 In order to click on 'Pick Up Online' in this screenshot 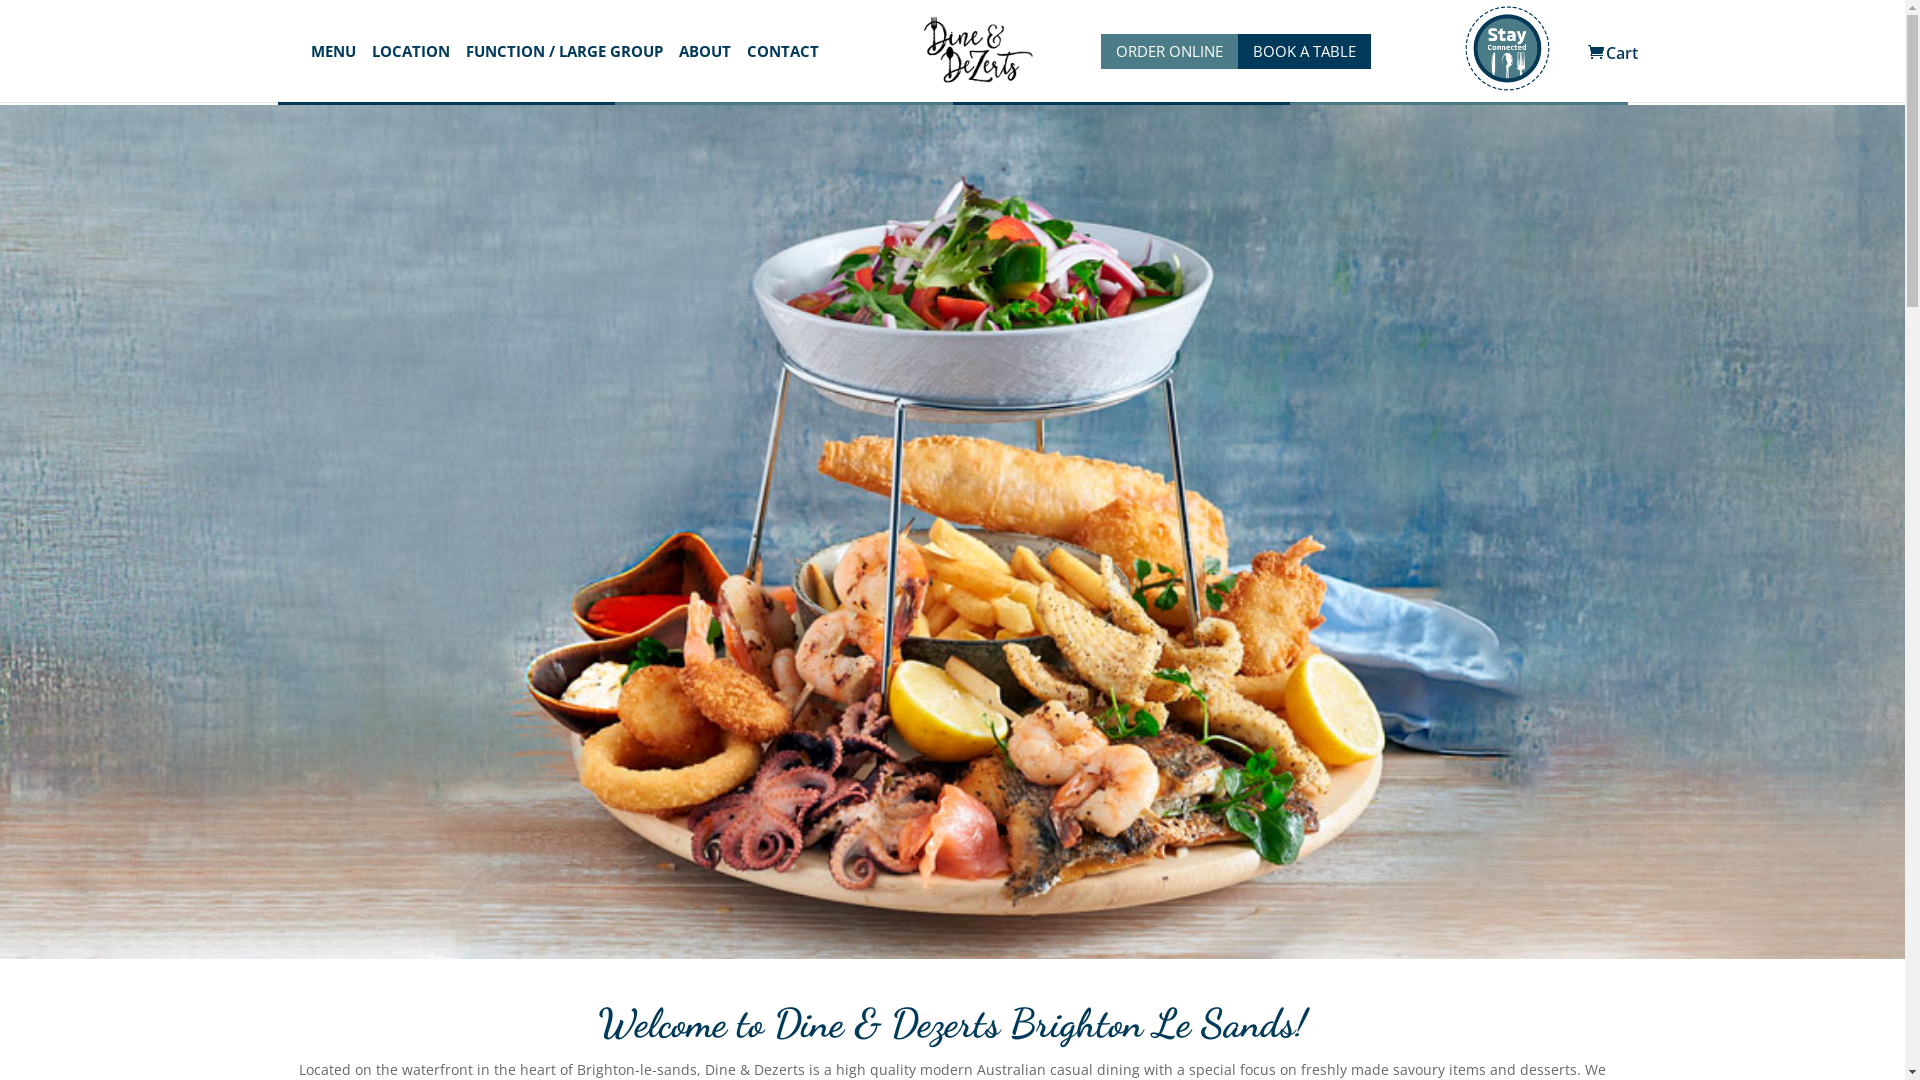, I will do `click(445, 82)`.